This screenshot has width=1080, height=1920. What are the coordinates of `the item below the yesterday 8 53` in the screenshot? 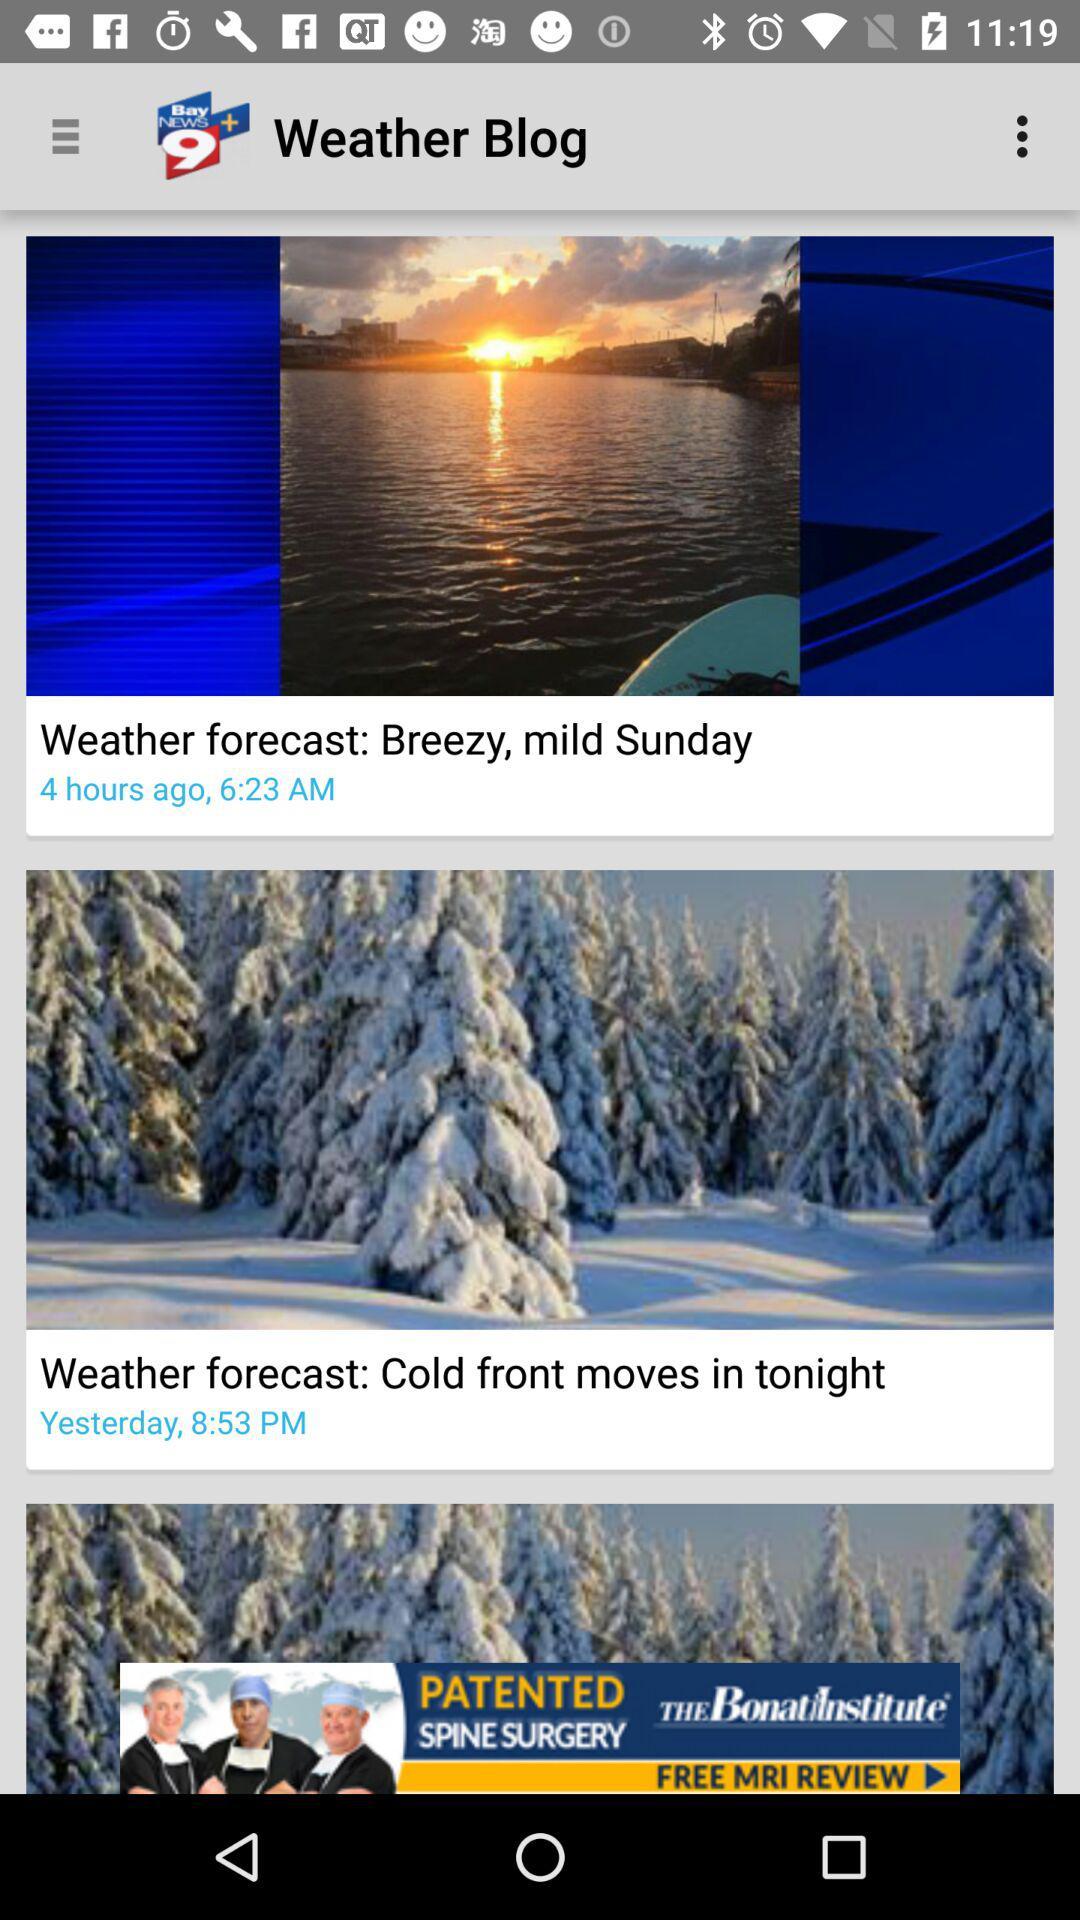 It's located at (540, 1727).